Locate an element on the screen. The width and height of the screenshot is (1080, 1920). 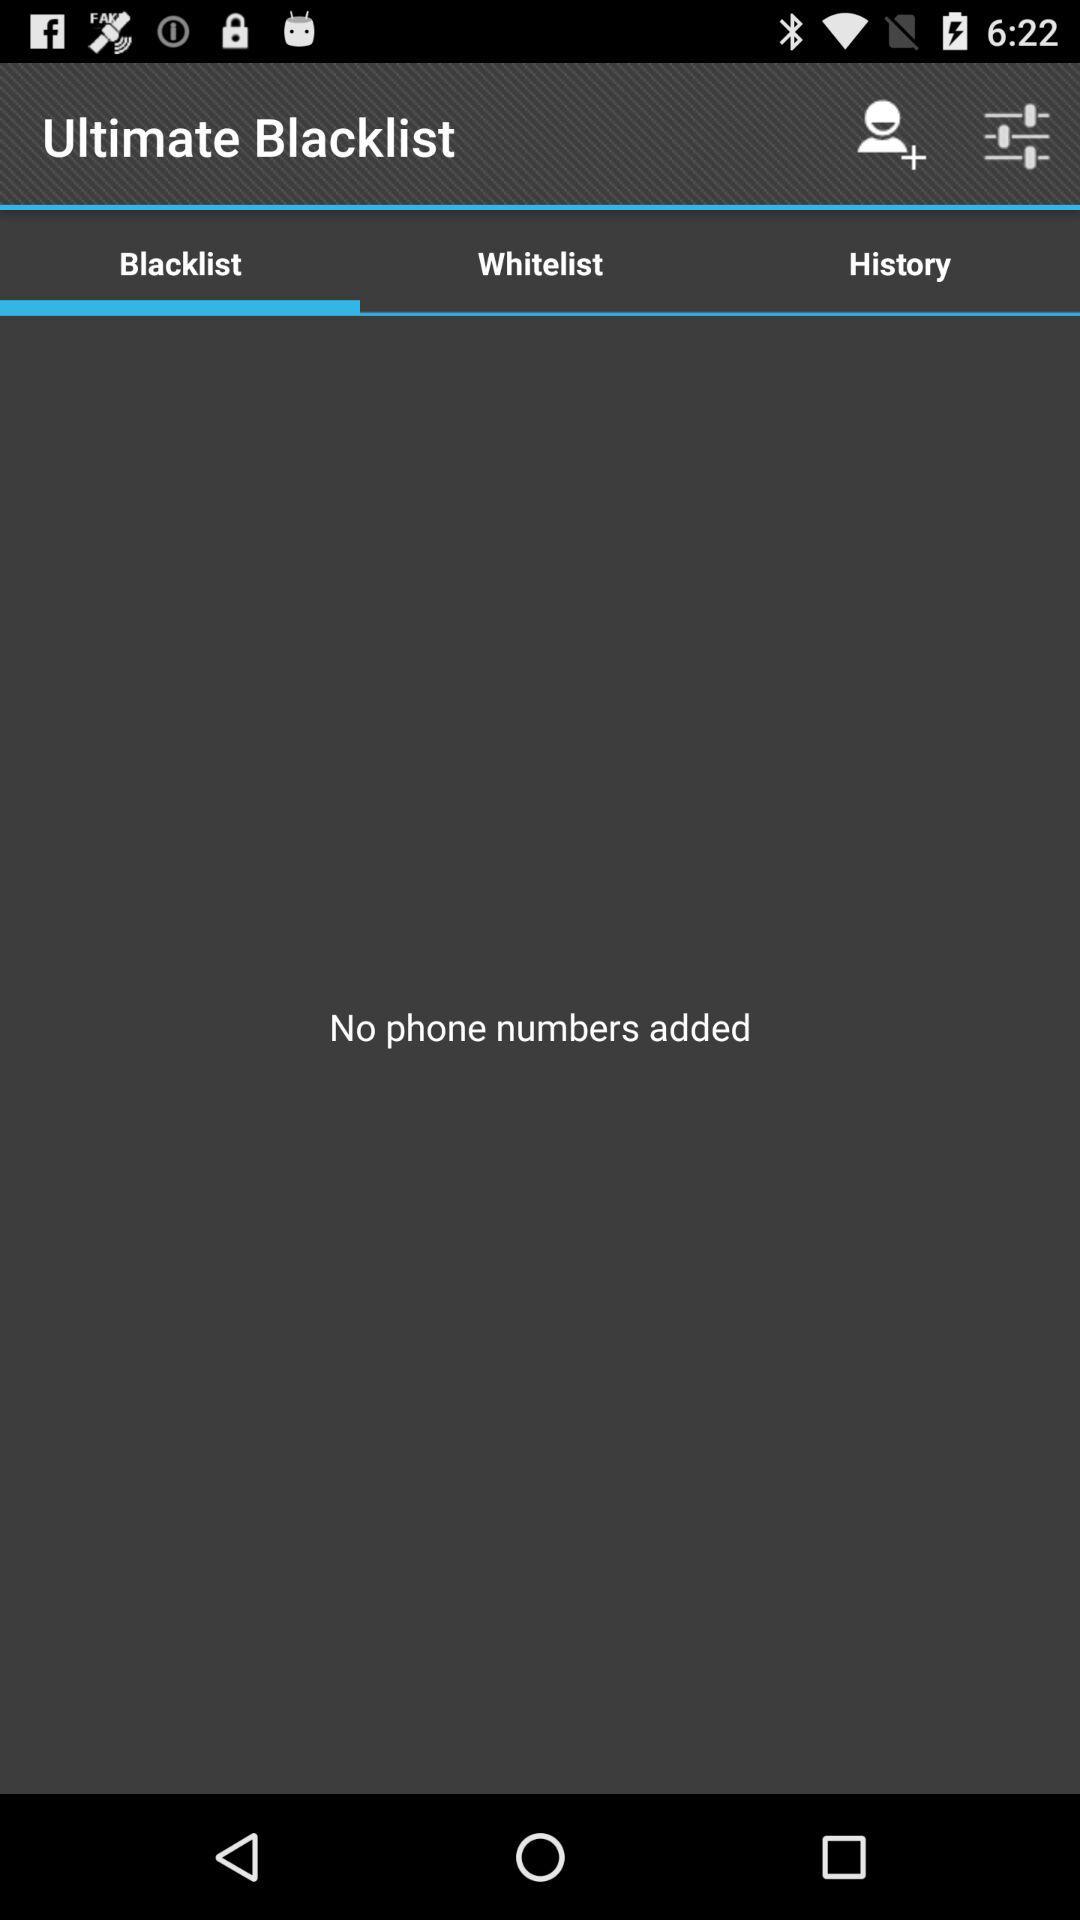
icon above the no phone numbers icon is located at coordinates (898, 261).